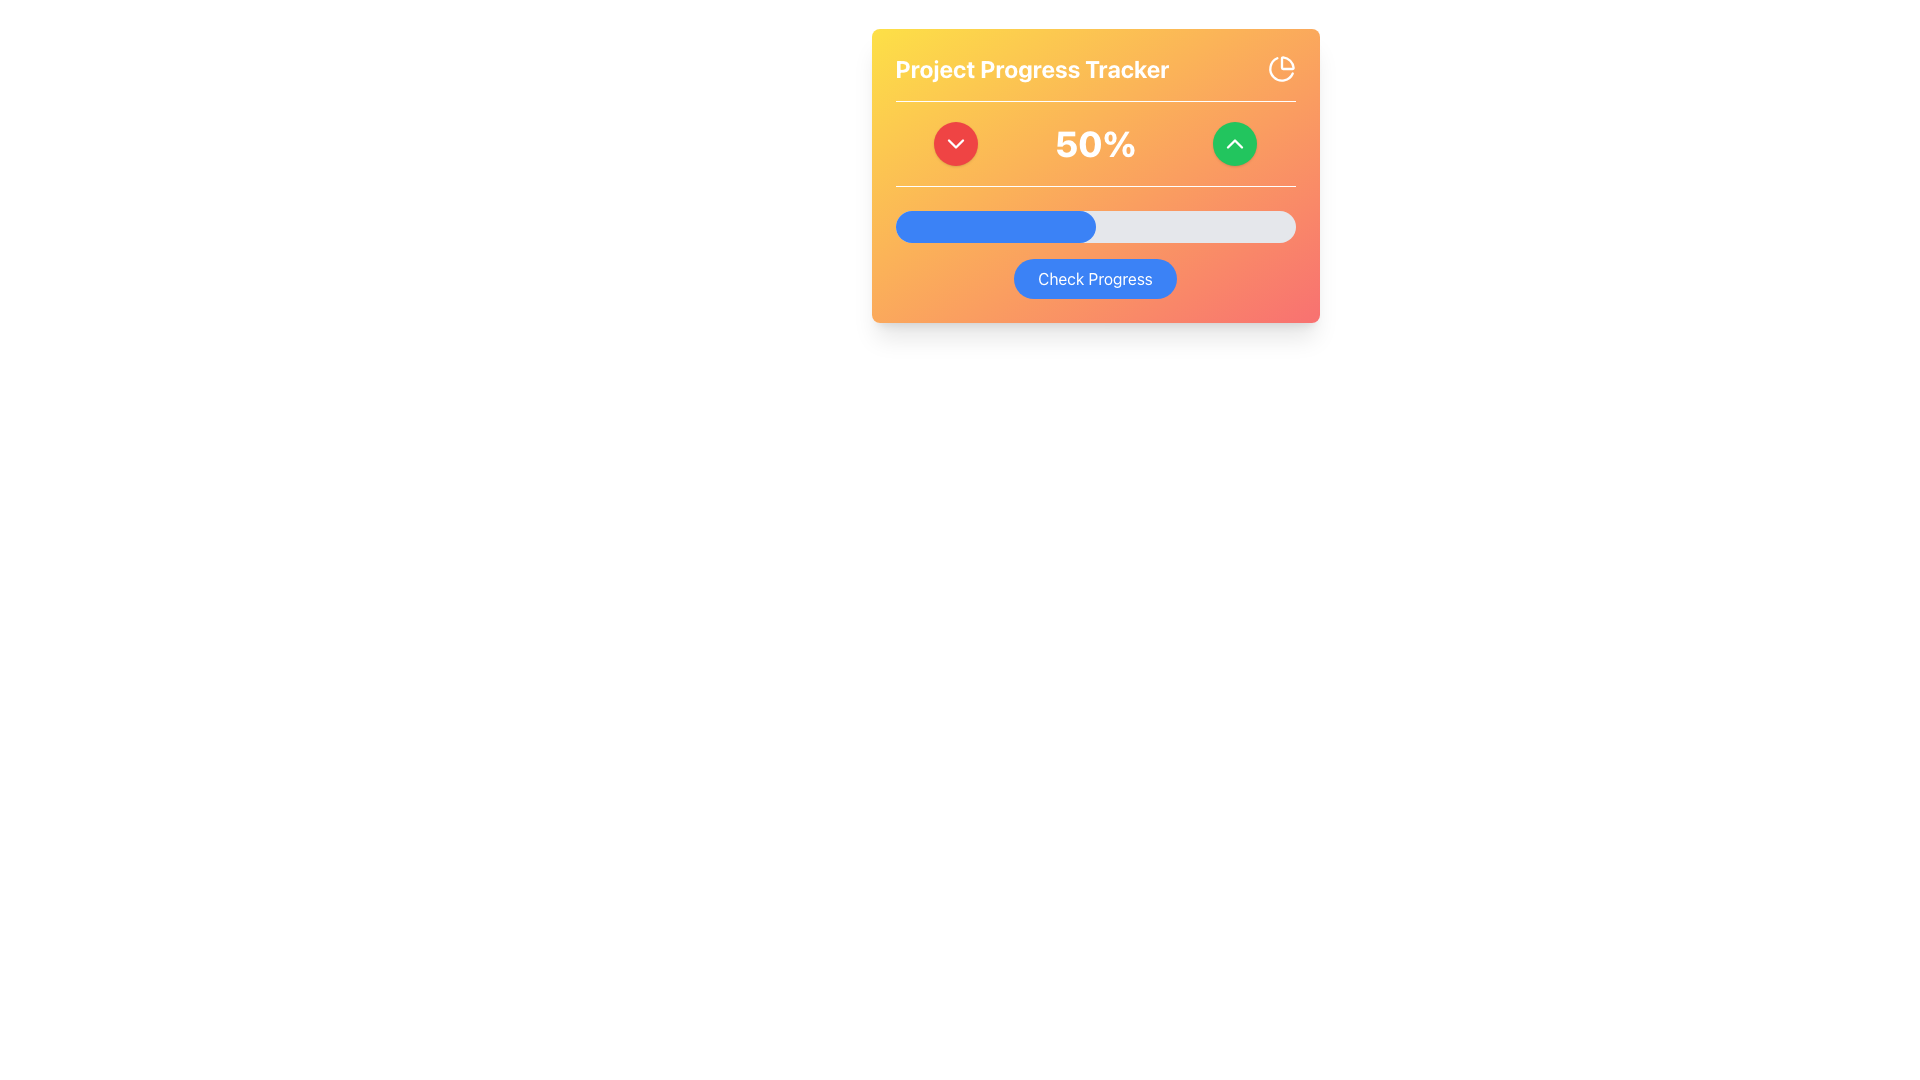 This screenshot has width=1920, height=1080. What do you see at coordinates (1094, 278) in the screenshot?
I see `the progress review button located at the bottom of the card element` at bounding box center [1094, 278].